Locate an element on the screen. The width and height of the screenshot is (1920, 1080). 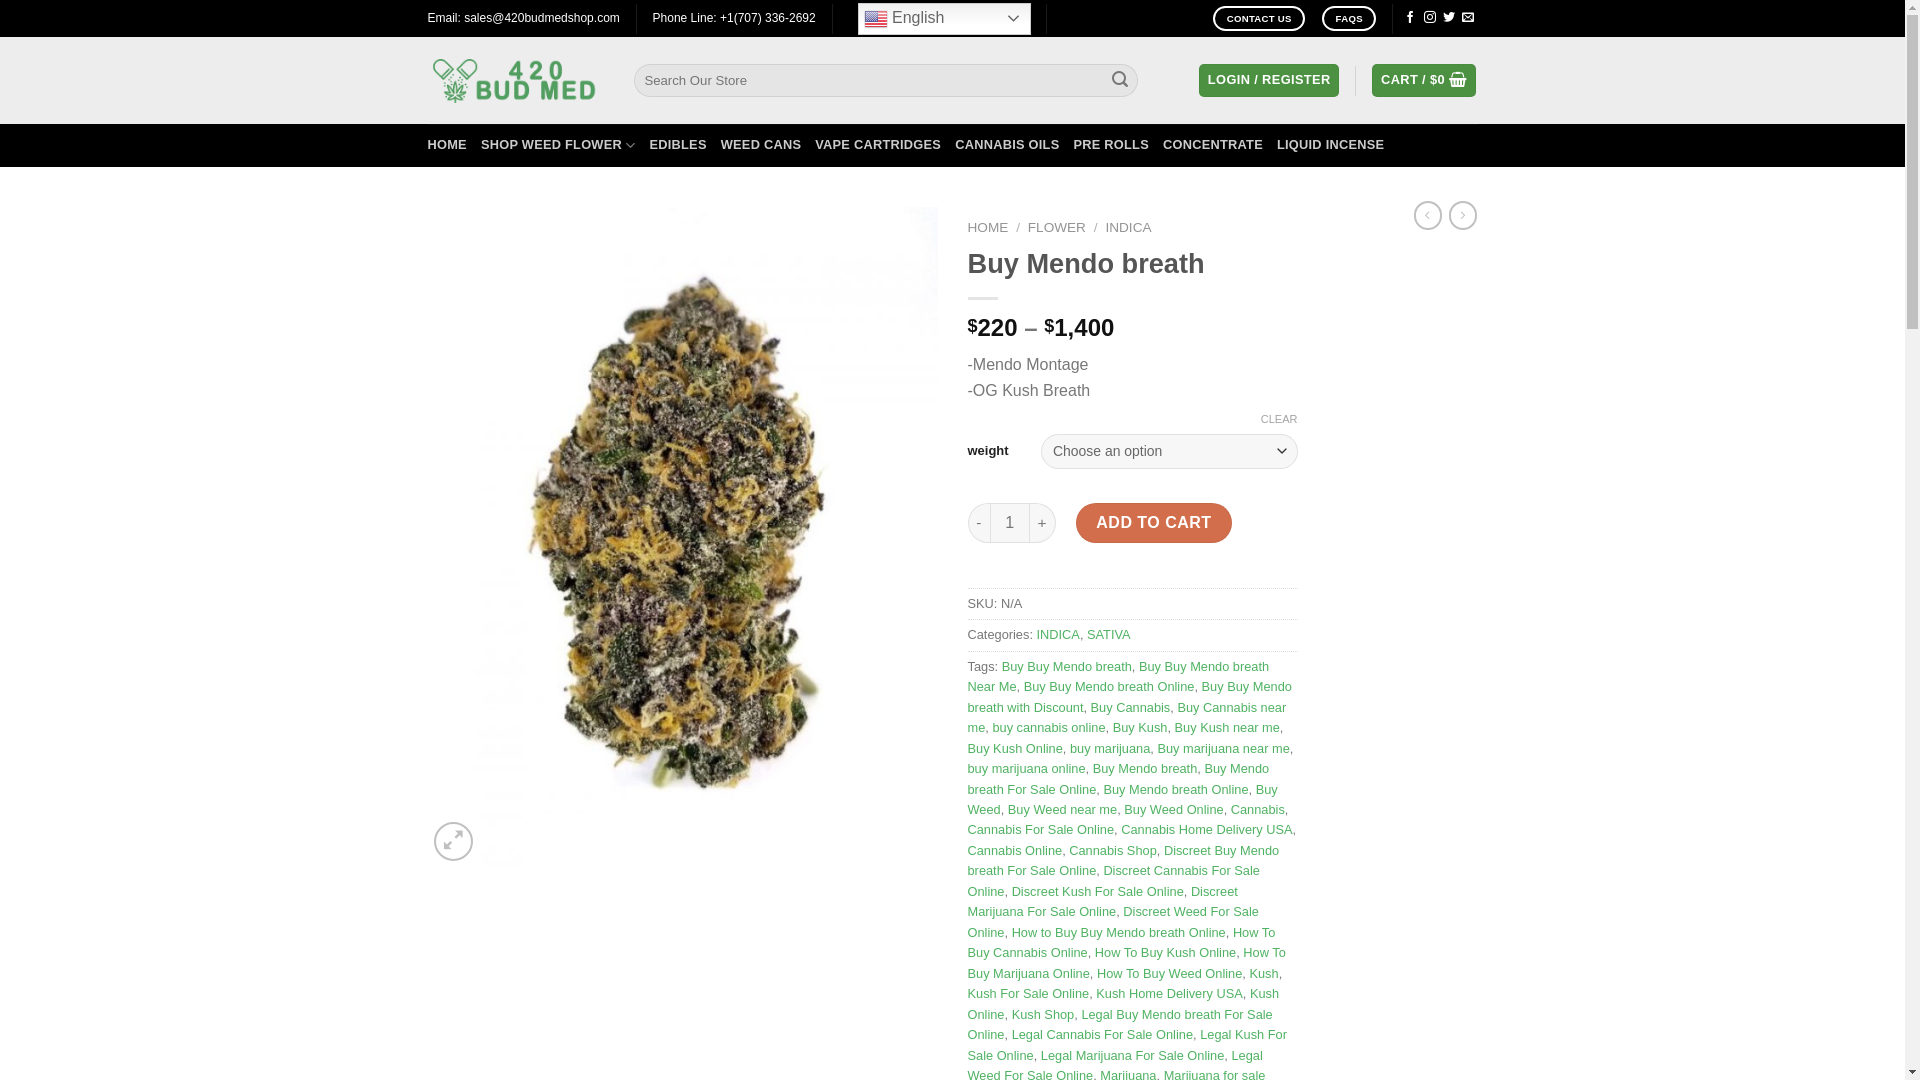
'Buy Buy Mendo breath Online' is located at coordinates (1023, 685).